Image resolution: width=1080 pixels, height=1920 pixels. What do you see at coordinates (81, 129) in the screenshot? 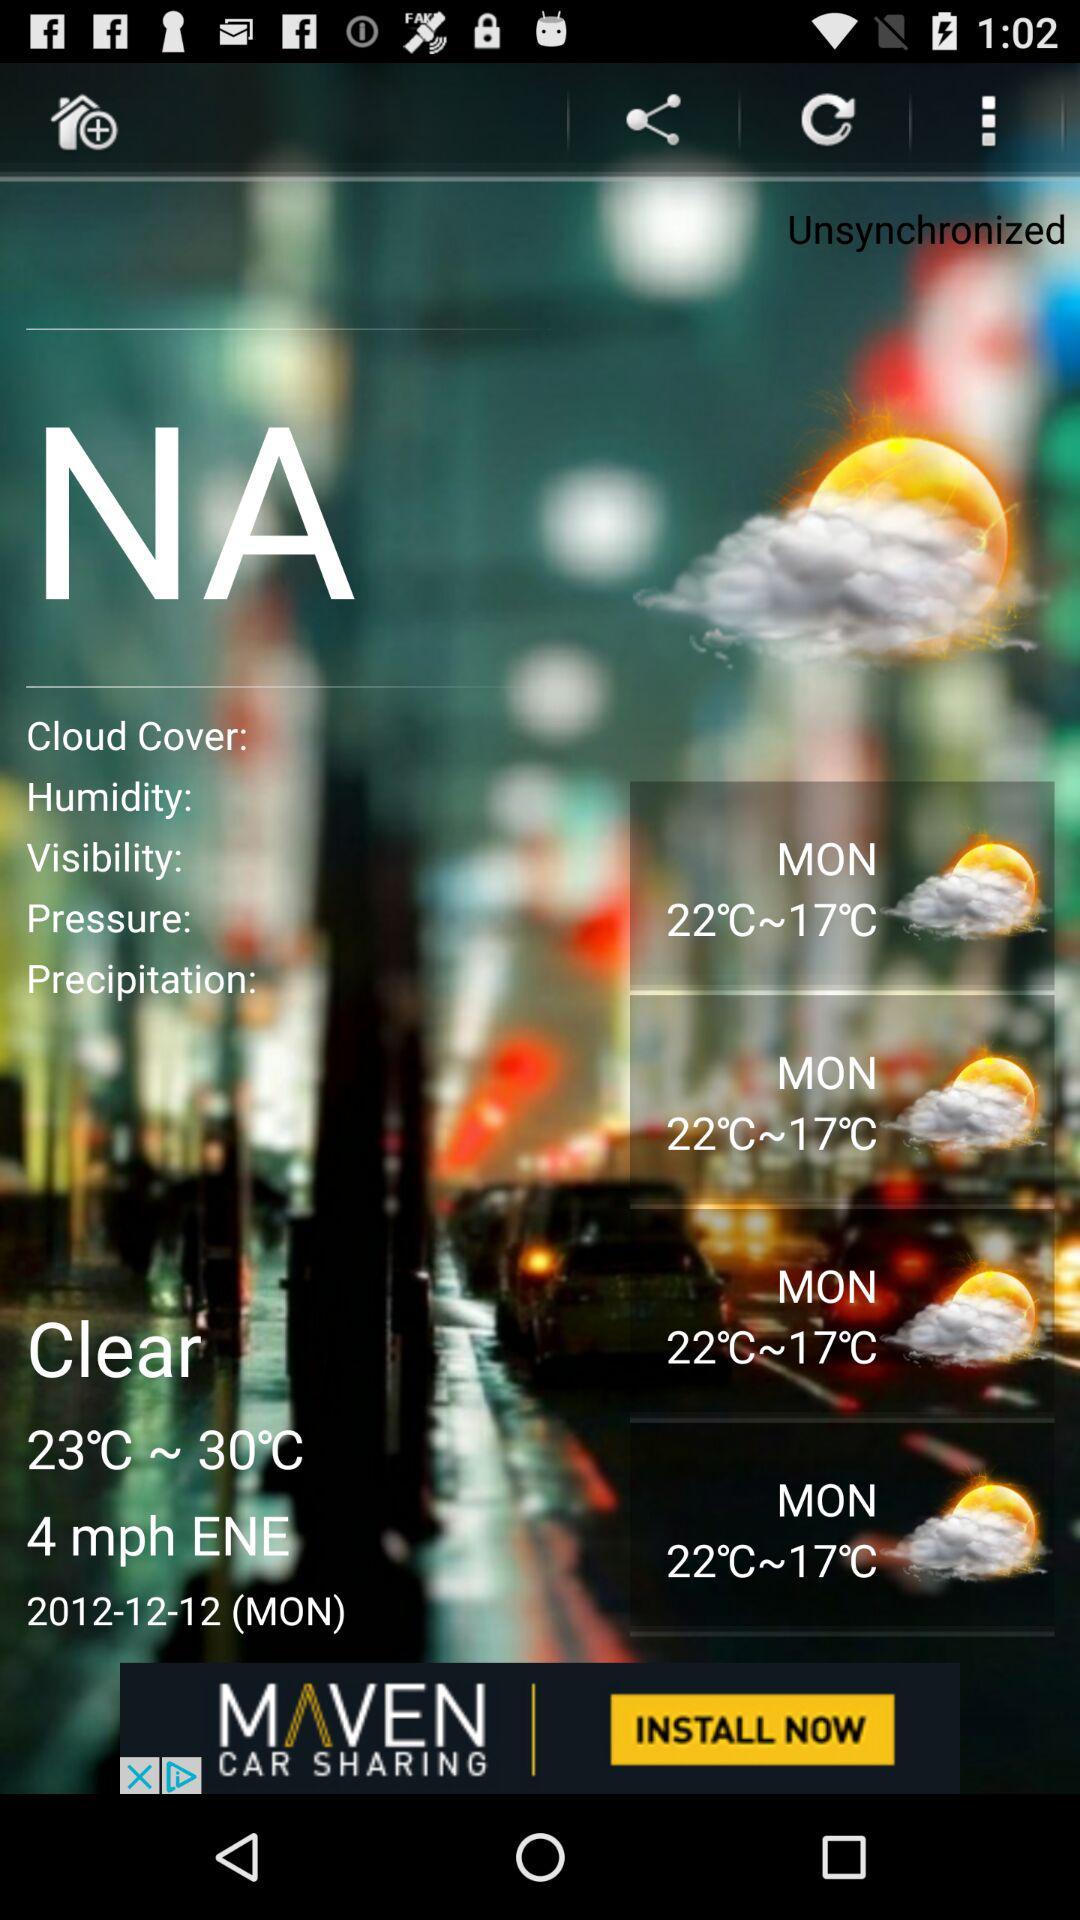
I see `the home icon` at bounding box center [81, 129].